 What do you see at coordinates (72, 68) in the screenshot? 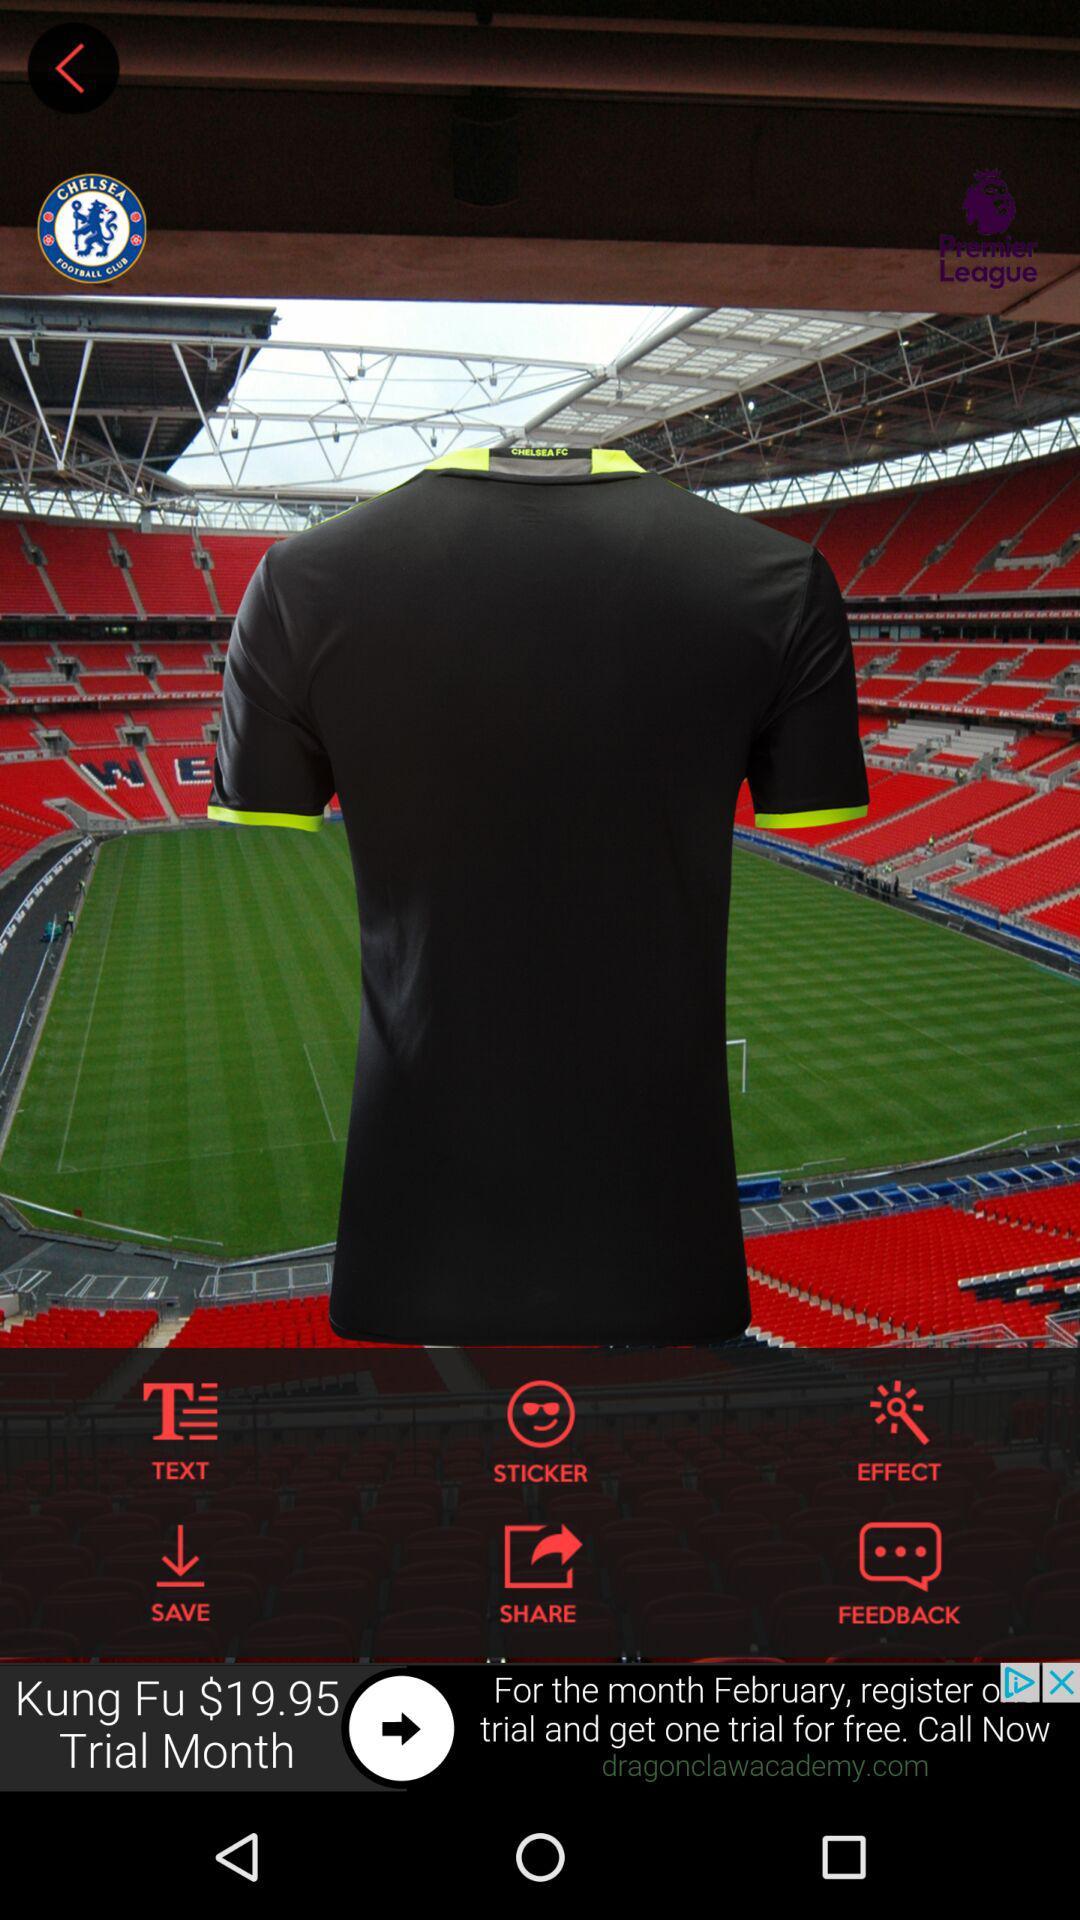
I see `go back` at bounding box center [72, 68].